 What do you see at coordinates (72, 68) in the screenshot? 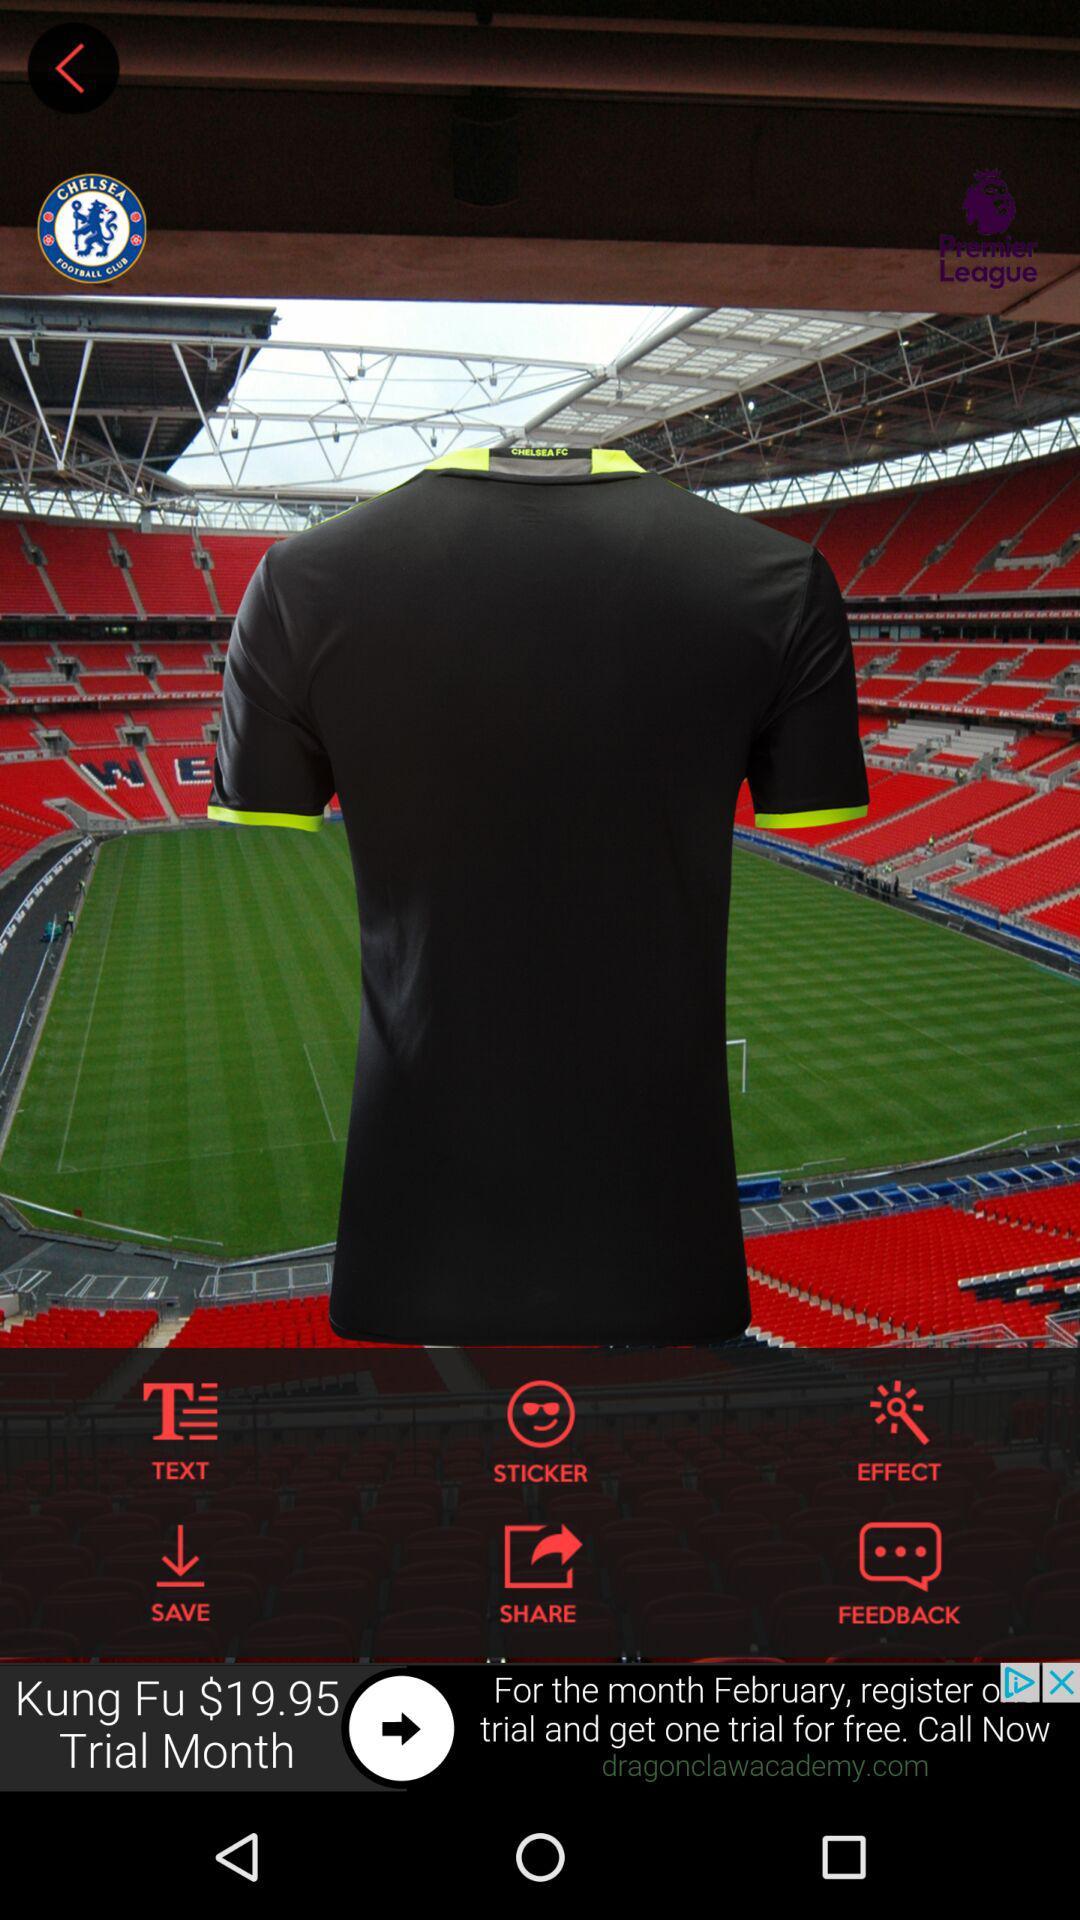
I see `go back` at bounding box center [72, 68].